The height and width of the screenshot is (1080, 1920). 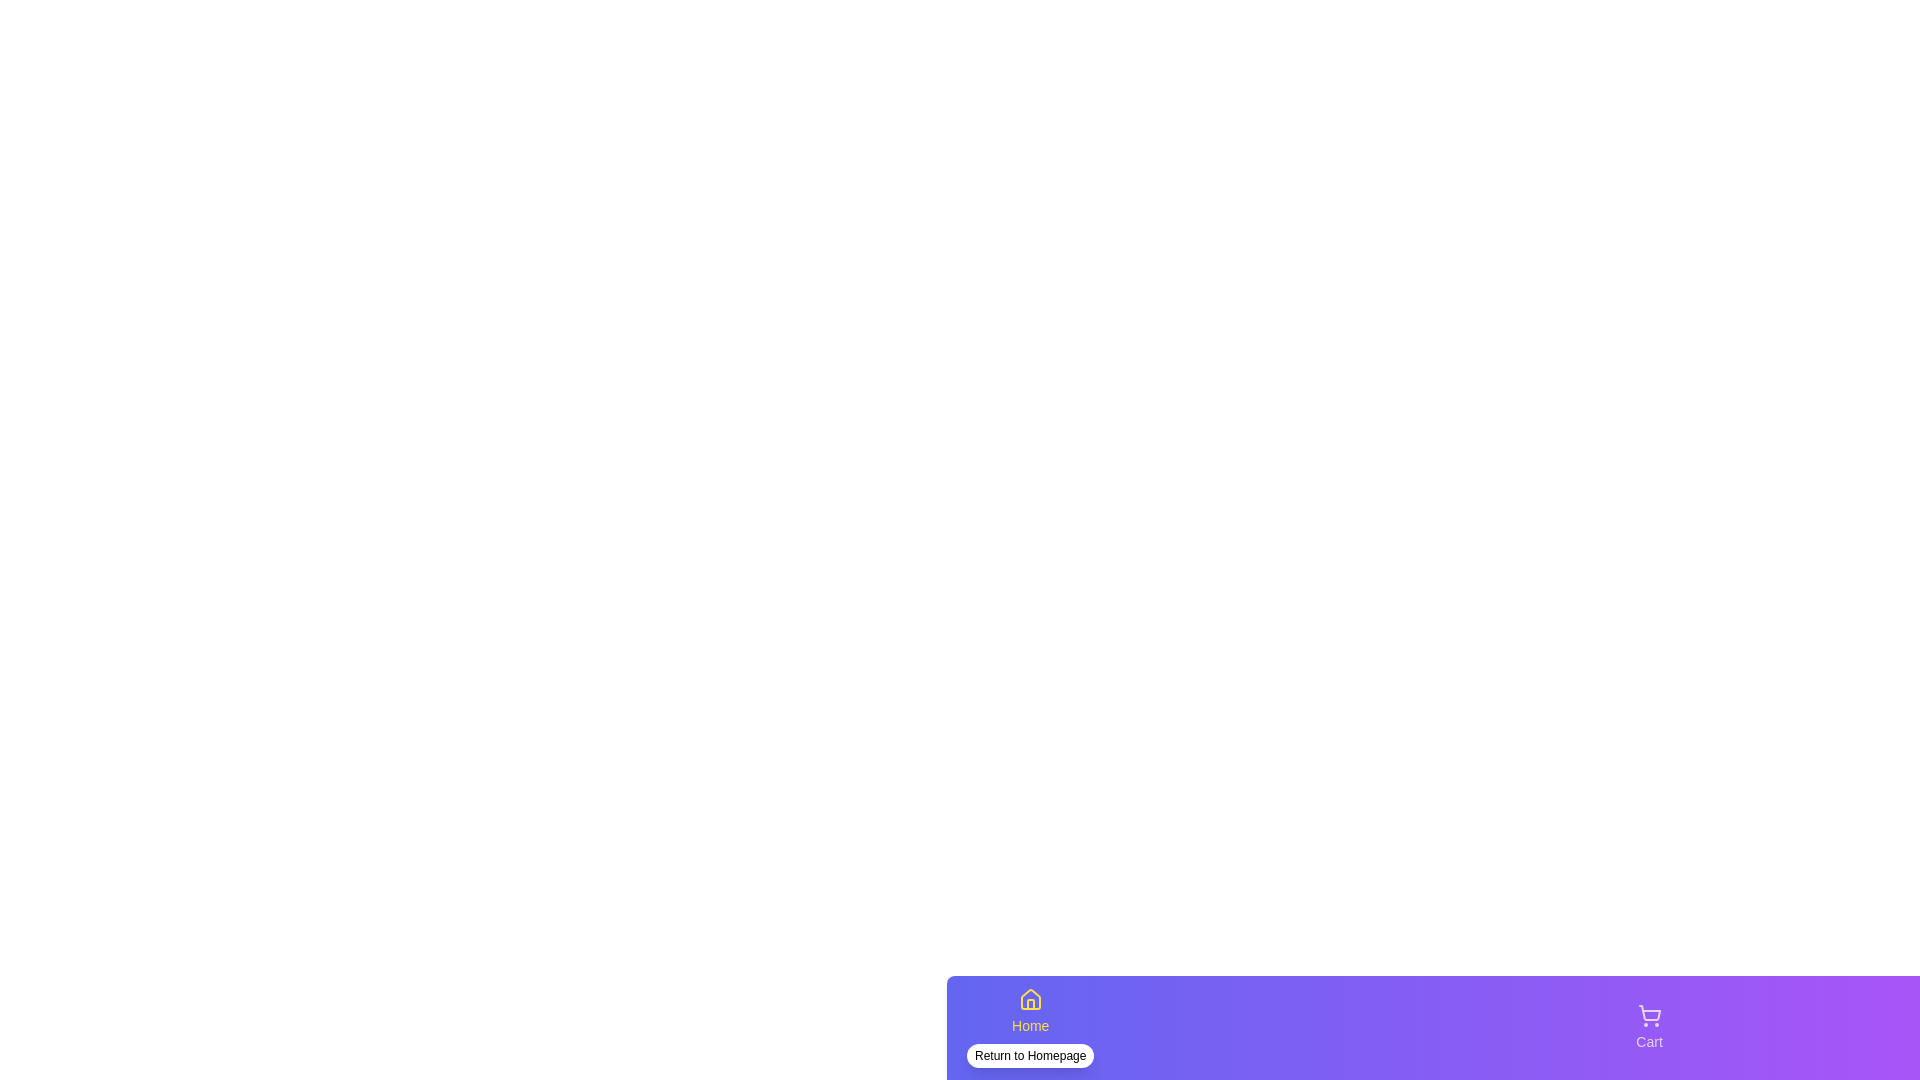 I want to click on the Cart navigation tab, so click(x=1649, y=1028).